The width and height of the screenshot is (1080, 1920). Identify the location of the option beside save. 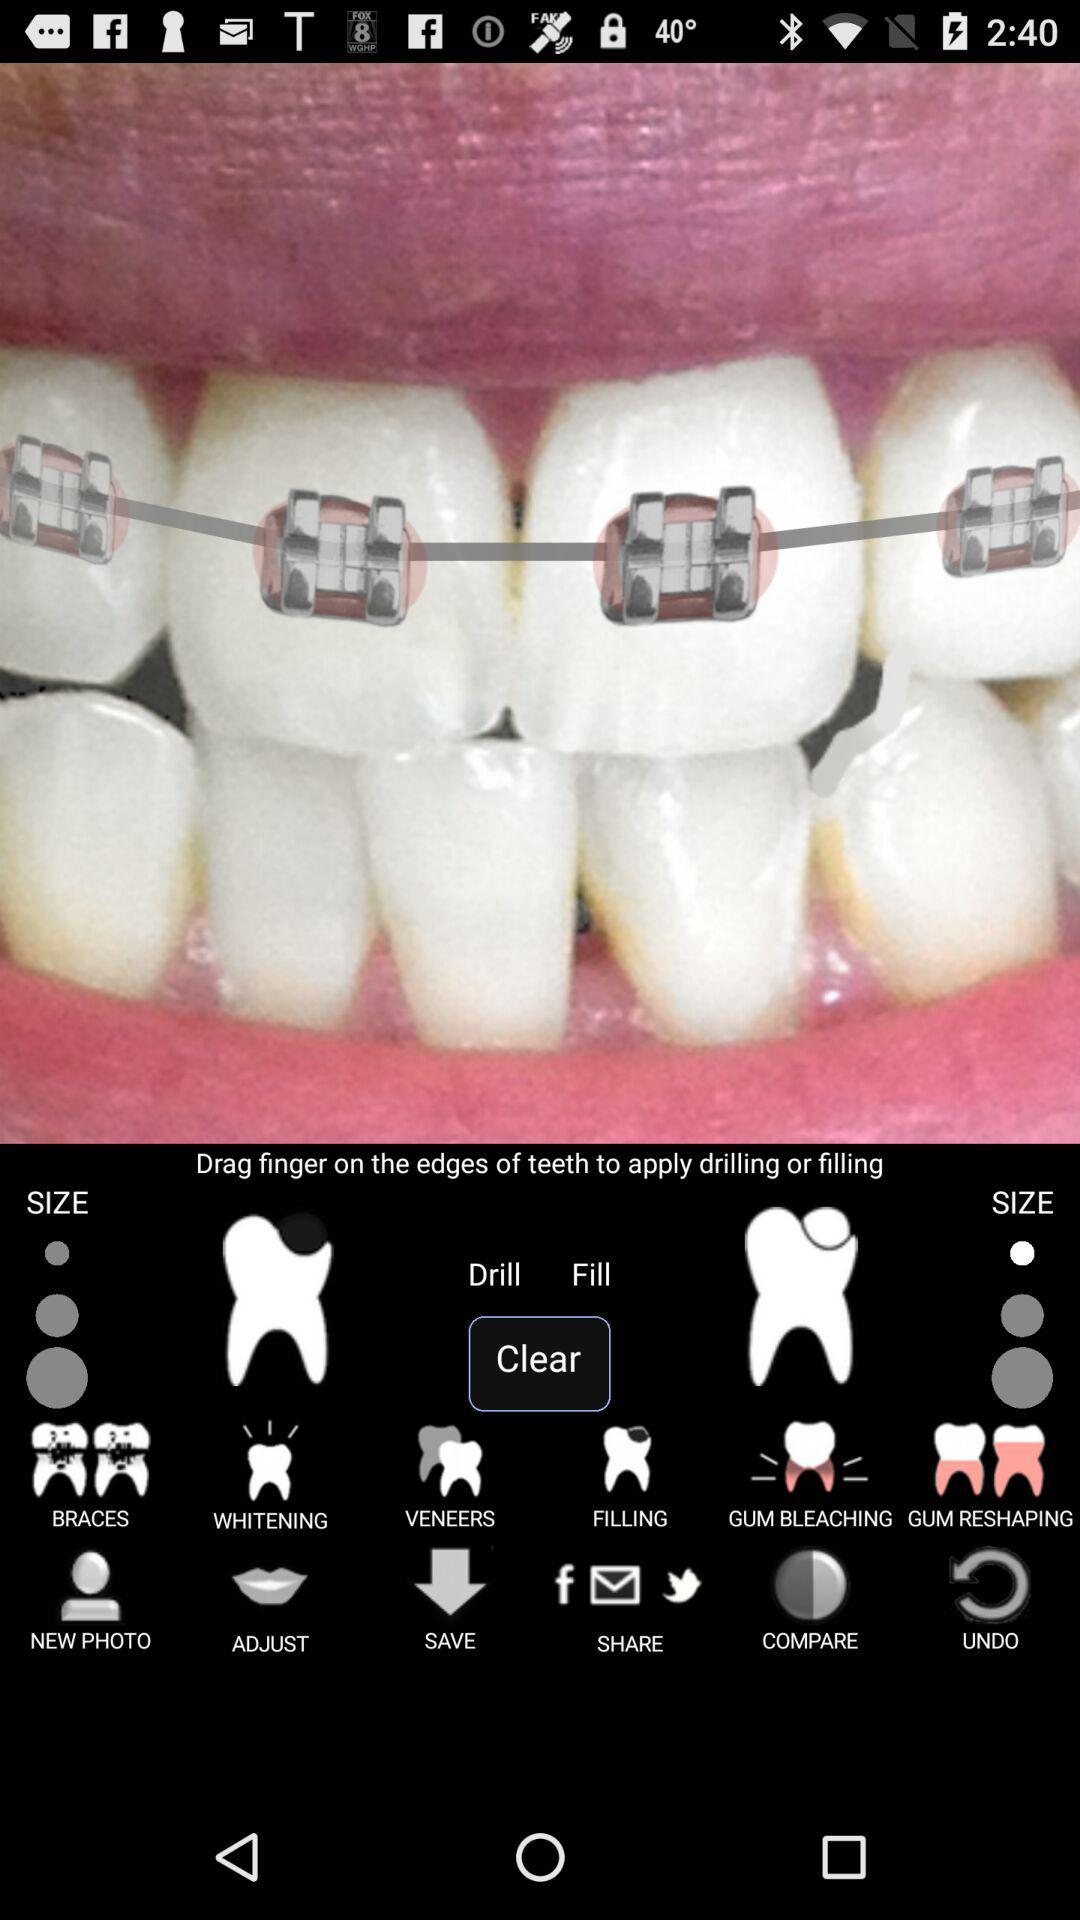
(628, 1600).